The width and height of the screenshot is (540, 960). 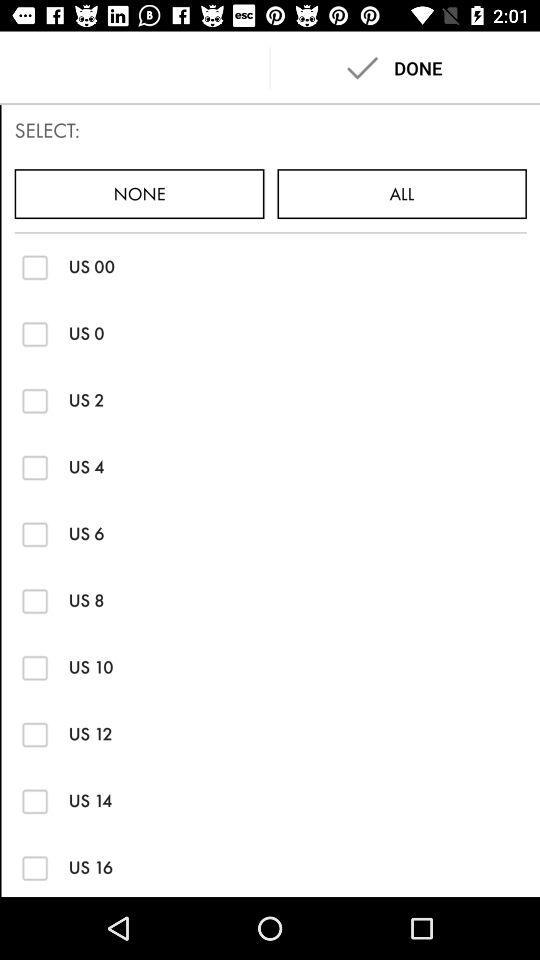 What do you see at coordinates (35, 467) in the screenshot?
I see `option us 4` at bounding box center [35, 467].